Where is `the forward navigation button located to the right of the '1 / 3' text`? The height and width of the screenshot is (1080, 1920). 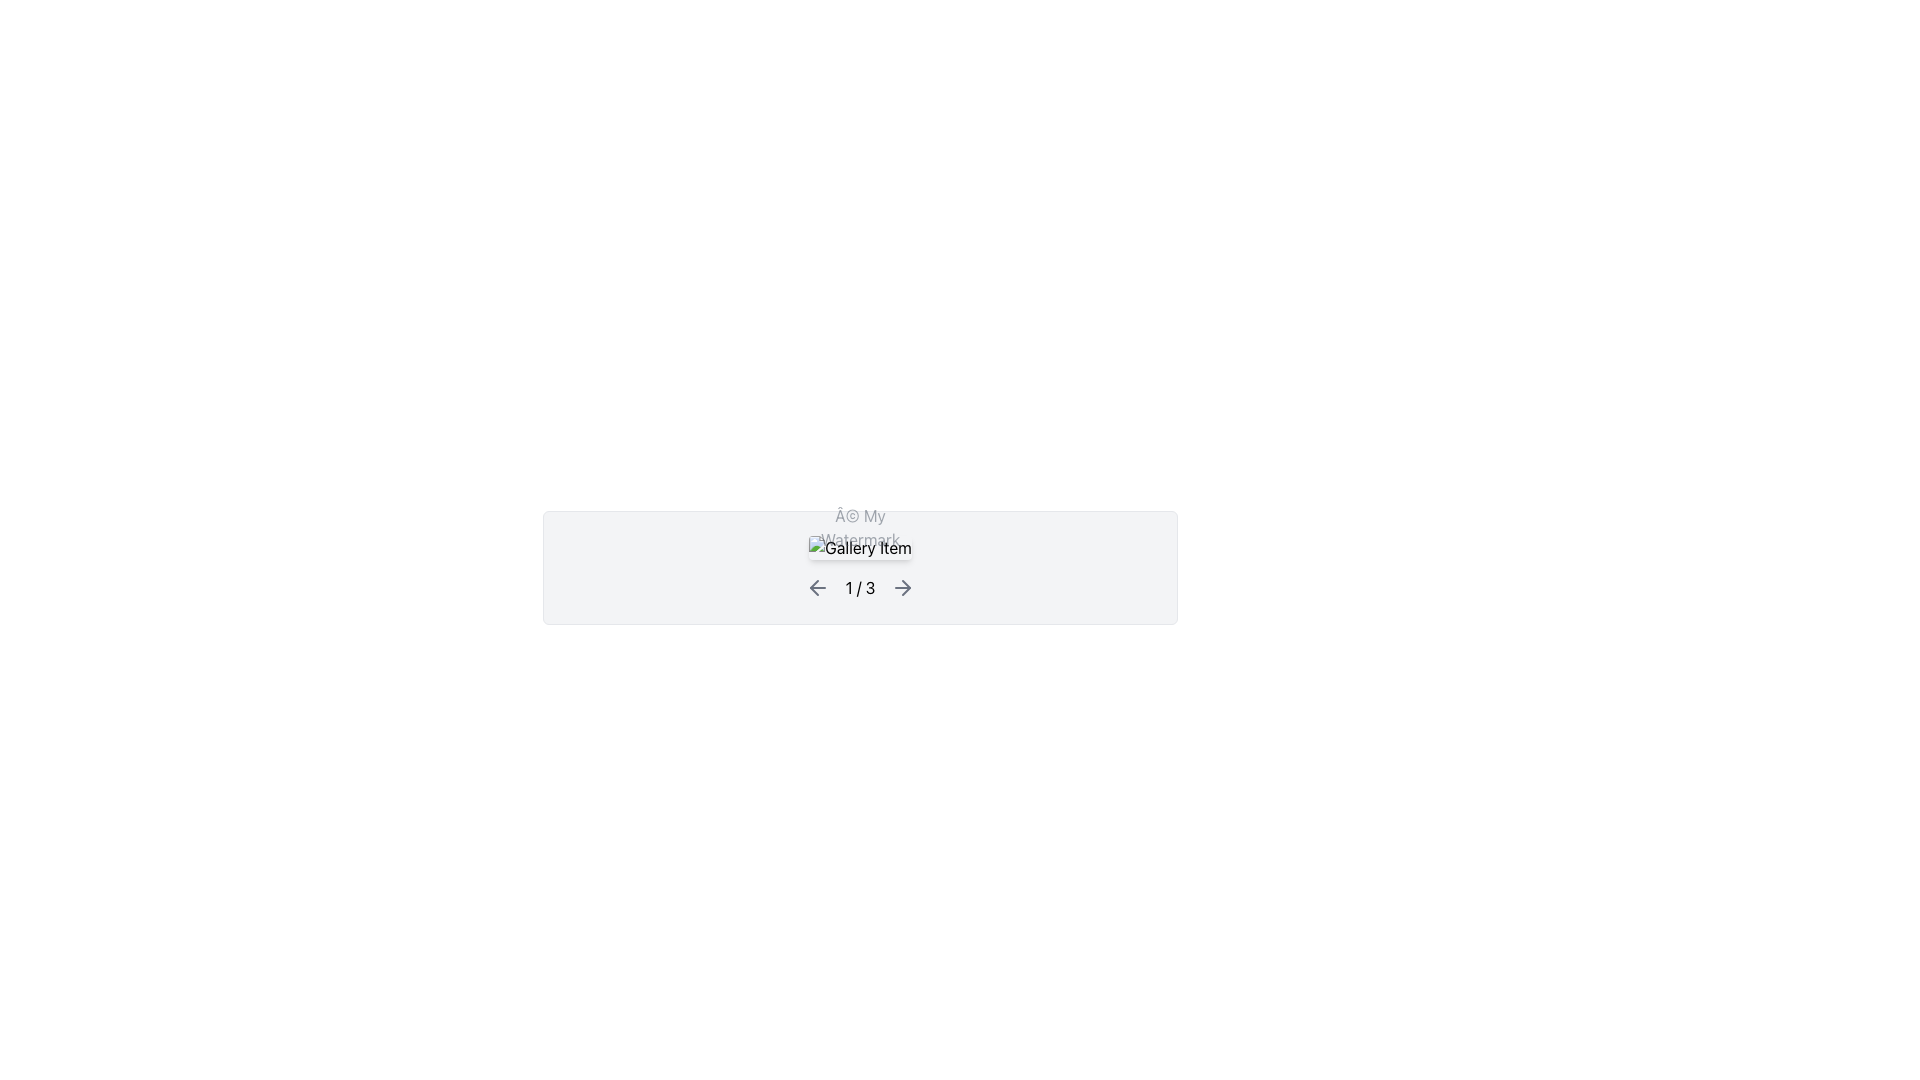
the forward navigation button located to the right of the '1 / 3' text is located at coordinates (902, 586).